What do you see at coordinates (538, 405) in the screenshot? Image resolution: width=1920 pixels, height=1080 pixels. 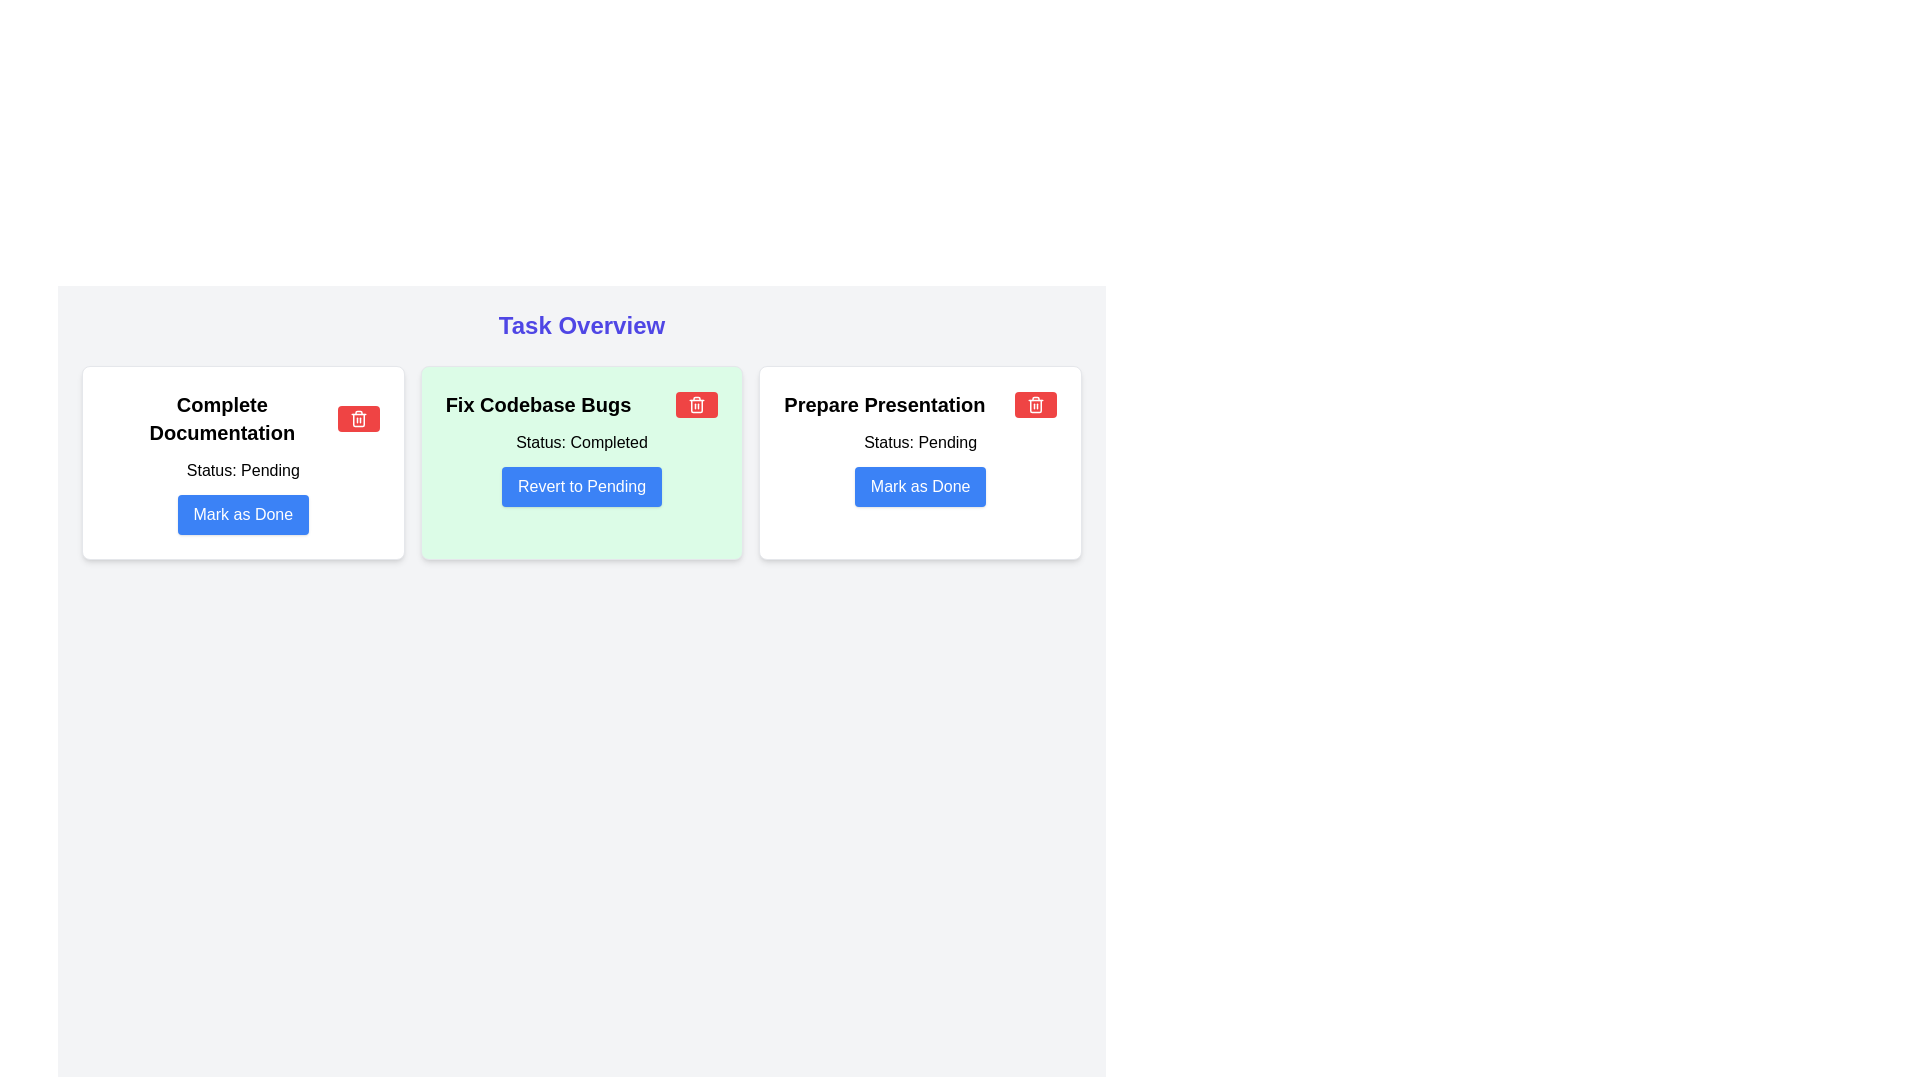 I see `the text element that says 'Fix Codebase Bugs', which is styled in bold and located at the top-left of the second task card` at bounding box center [538, 405].